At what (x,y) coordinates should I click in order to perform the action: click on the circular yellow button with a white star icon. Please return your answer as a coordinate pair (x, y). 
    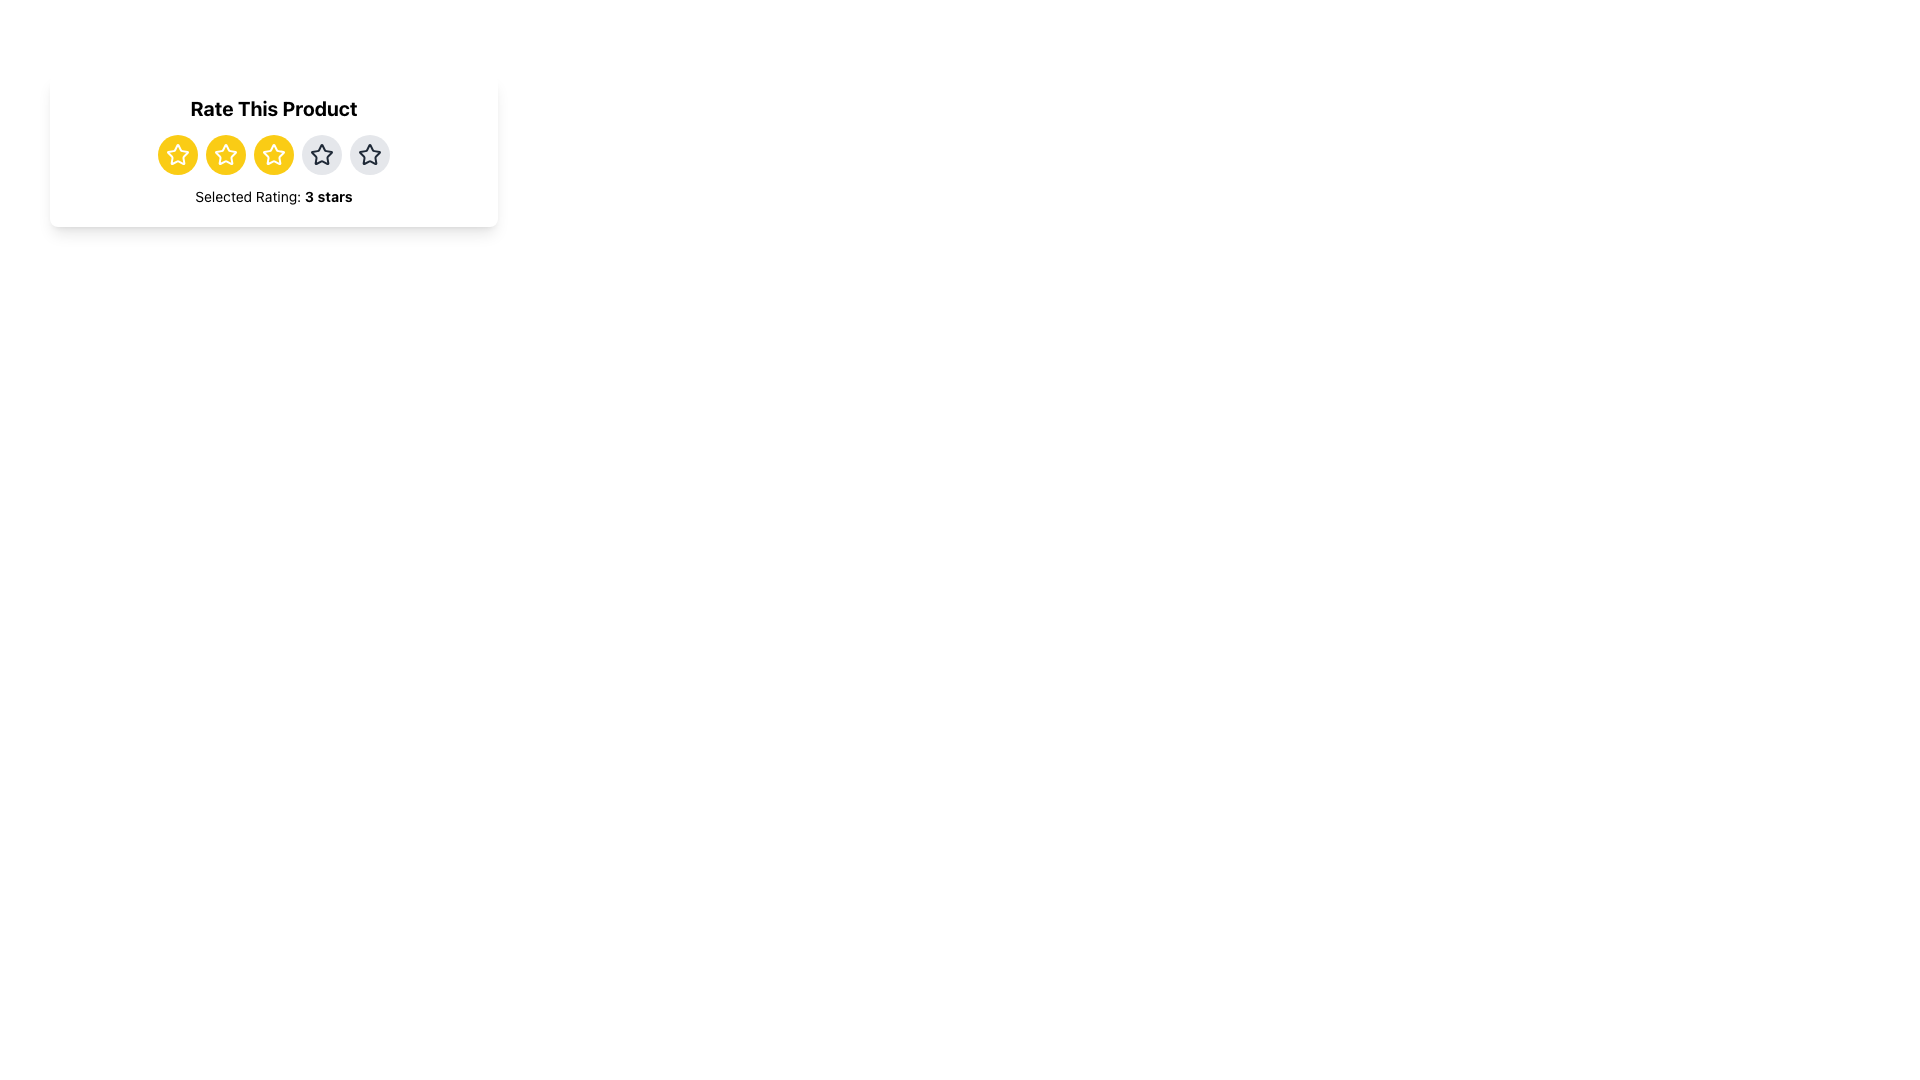
    Looking at the image, I should click on (225, 153).